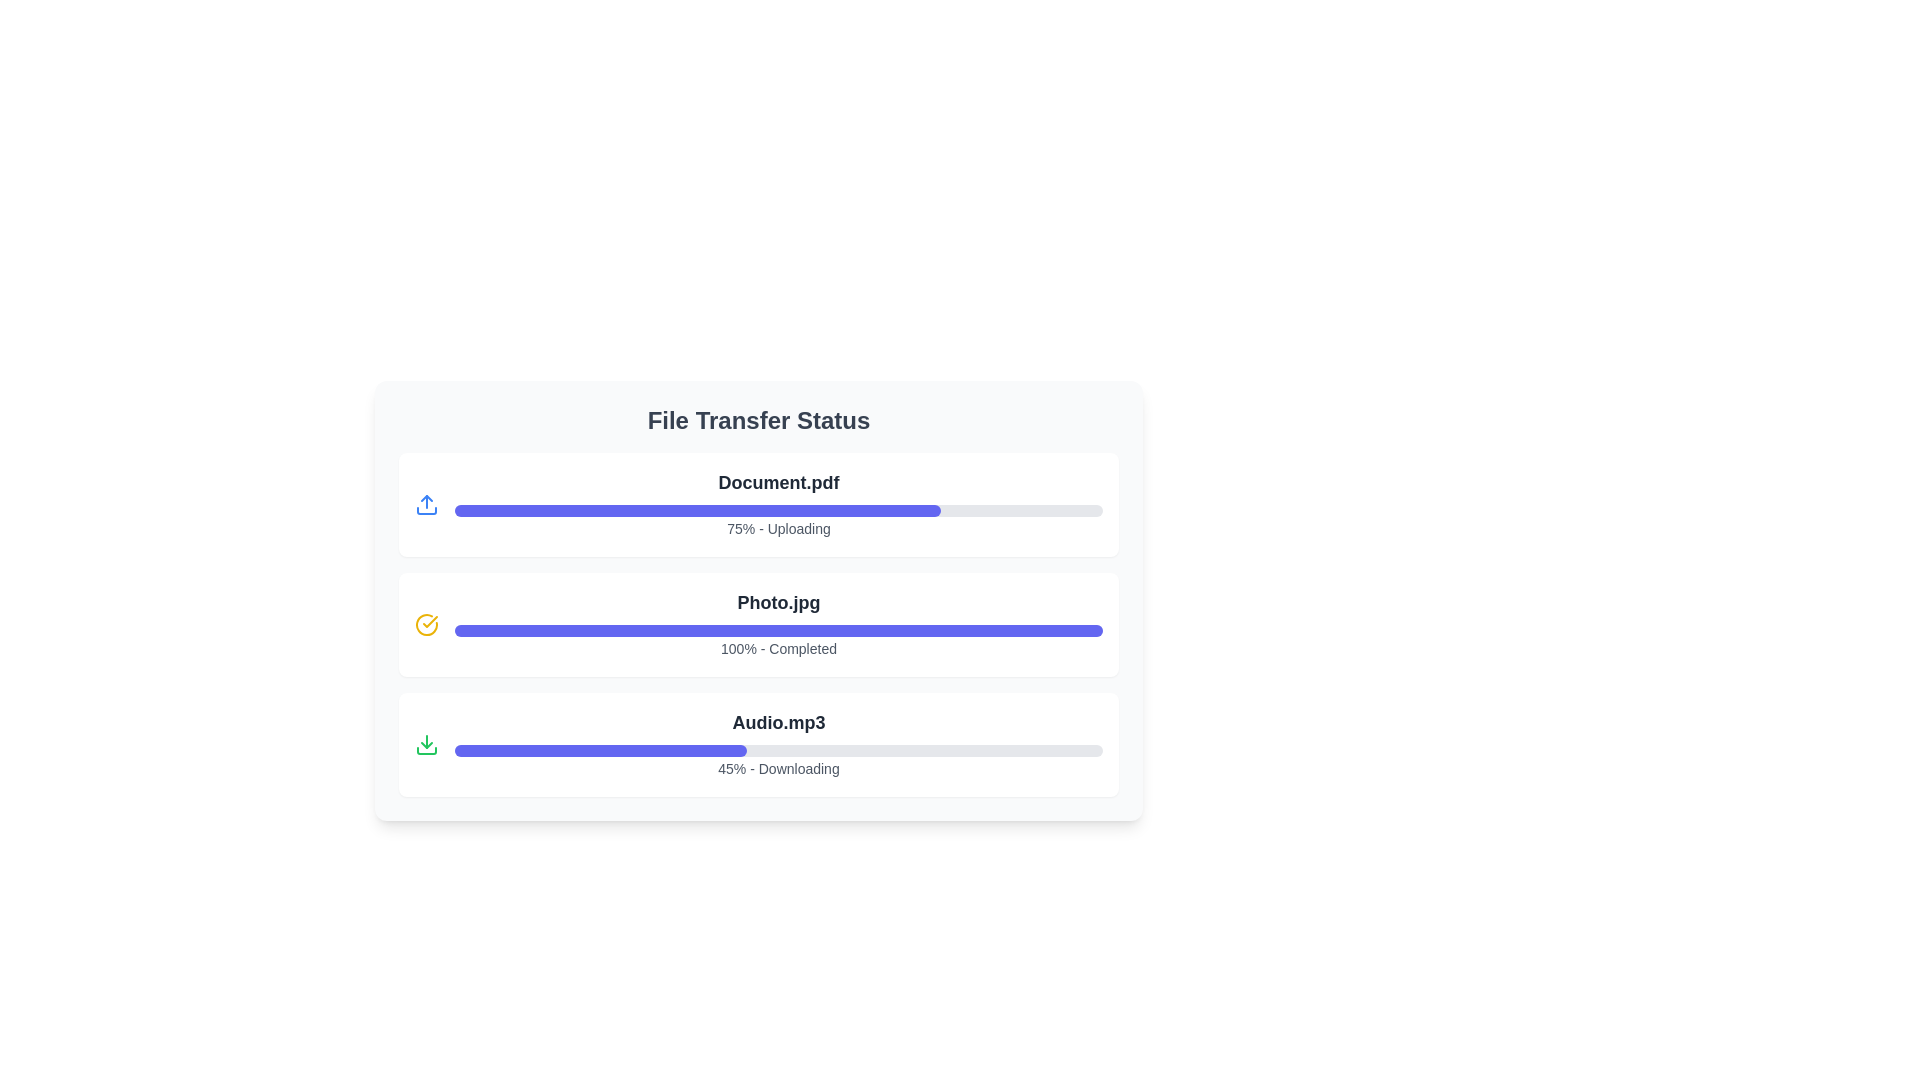  Describe the element at coordinates (777, 744) in the screenshot. I see `the progress bar for the file 'Audio.mp3', which shows 45% completion and is visually distinct with rounded edges and shadows` at that location.